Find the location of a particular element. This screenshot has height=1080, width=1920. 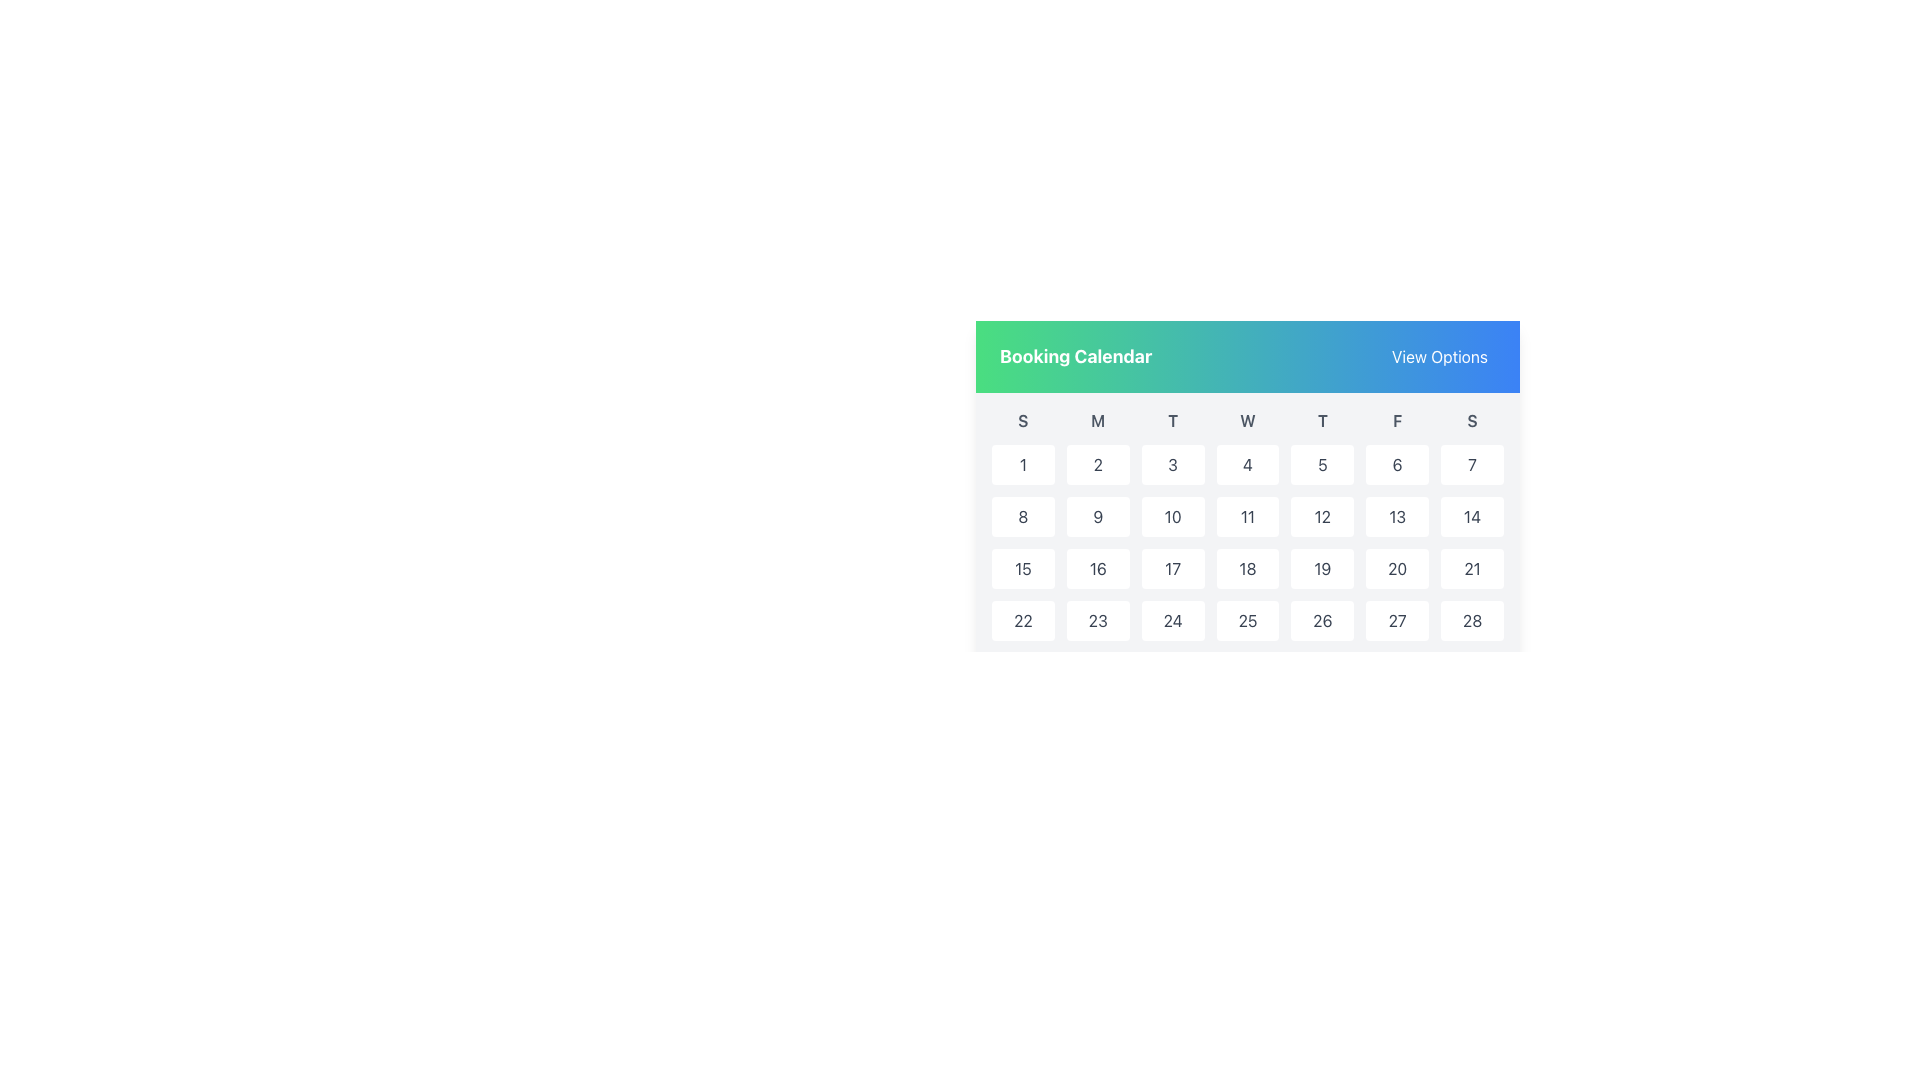

the calendar cell displaying the number '22', which is located in the fourth row and first column of the calendar grid is located at coordinates (1023, 620).